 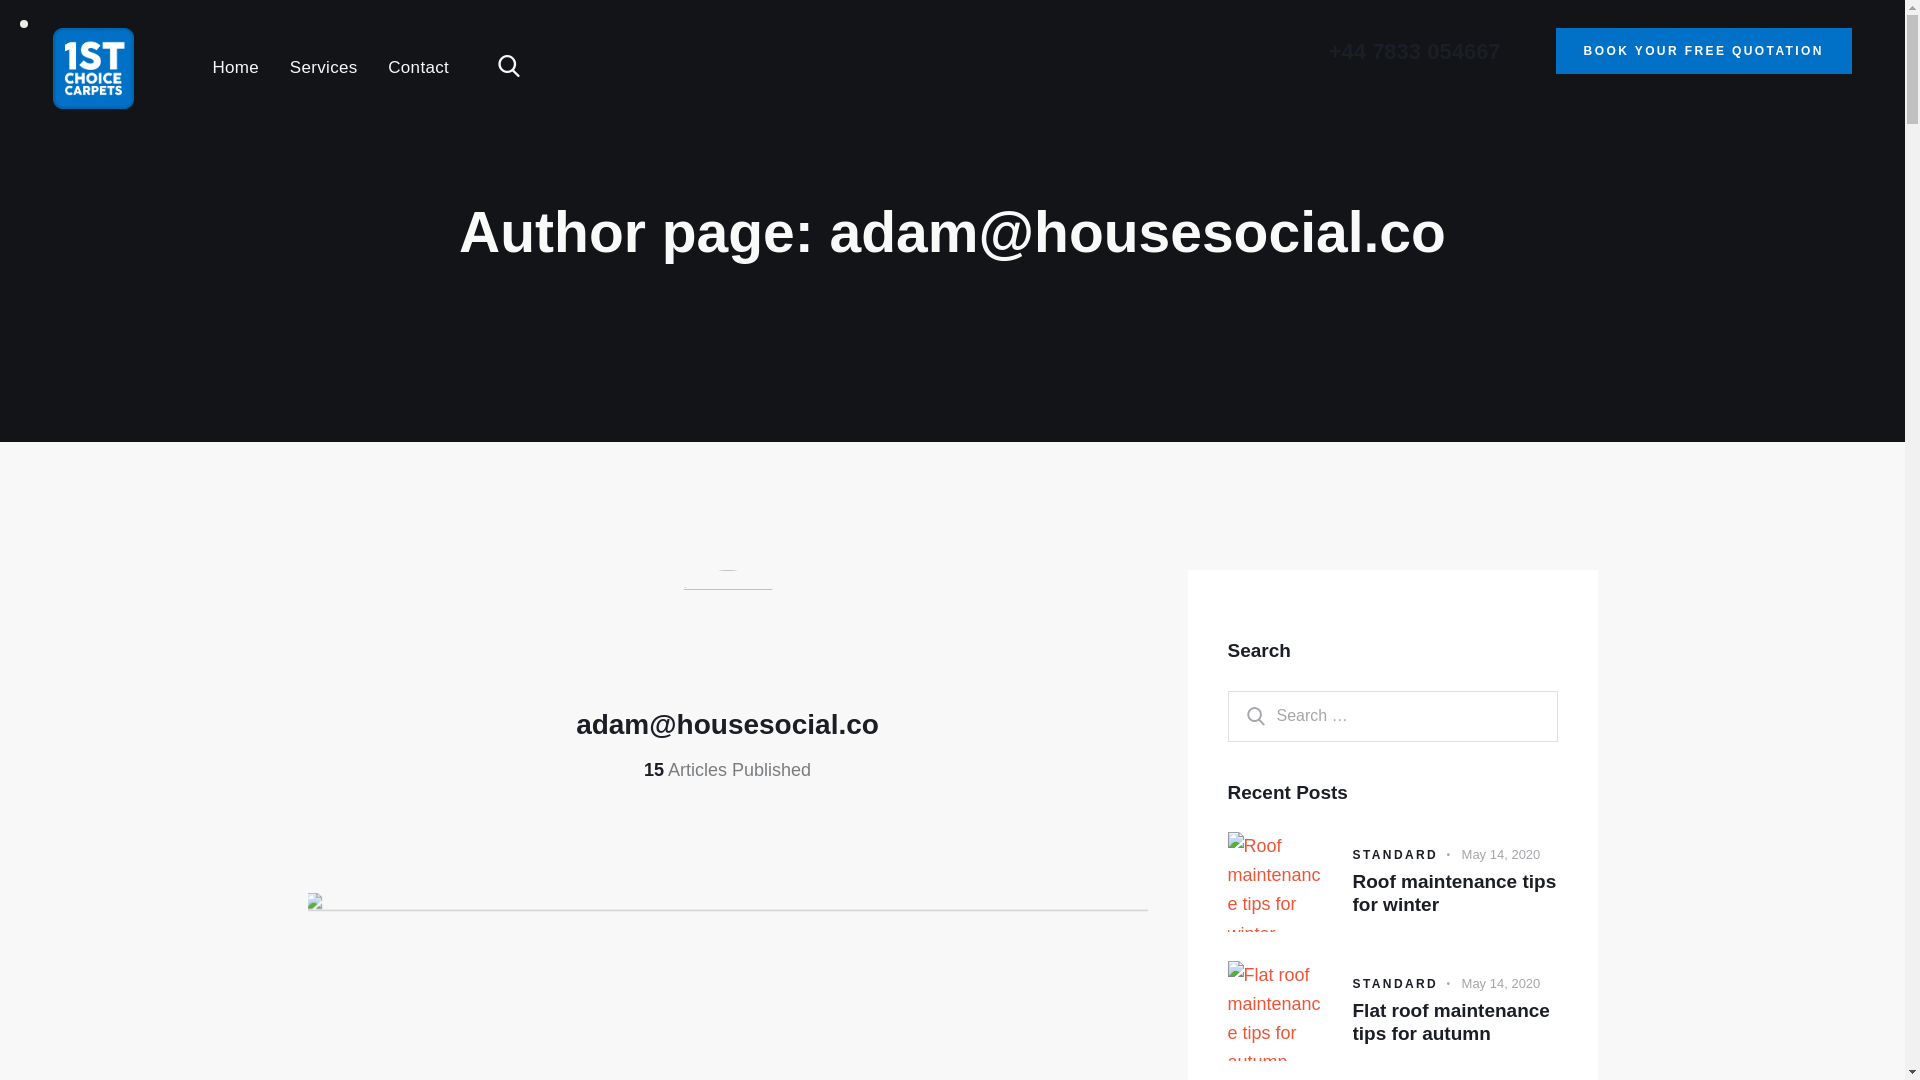 I want to click on 'STANDARD', so click(x=1394, y=855).